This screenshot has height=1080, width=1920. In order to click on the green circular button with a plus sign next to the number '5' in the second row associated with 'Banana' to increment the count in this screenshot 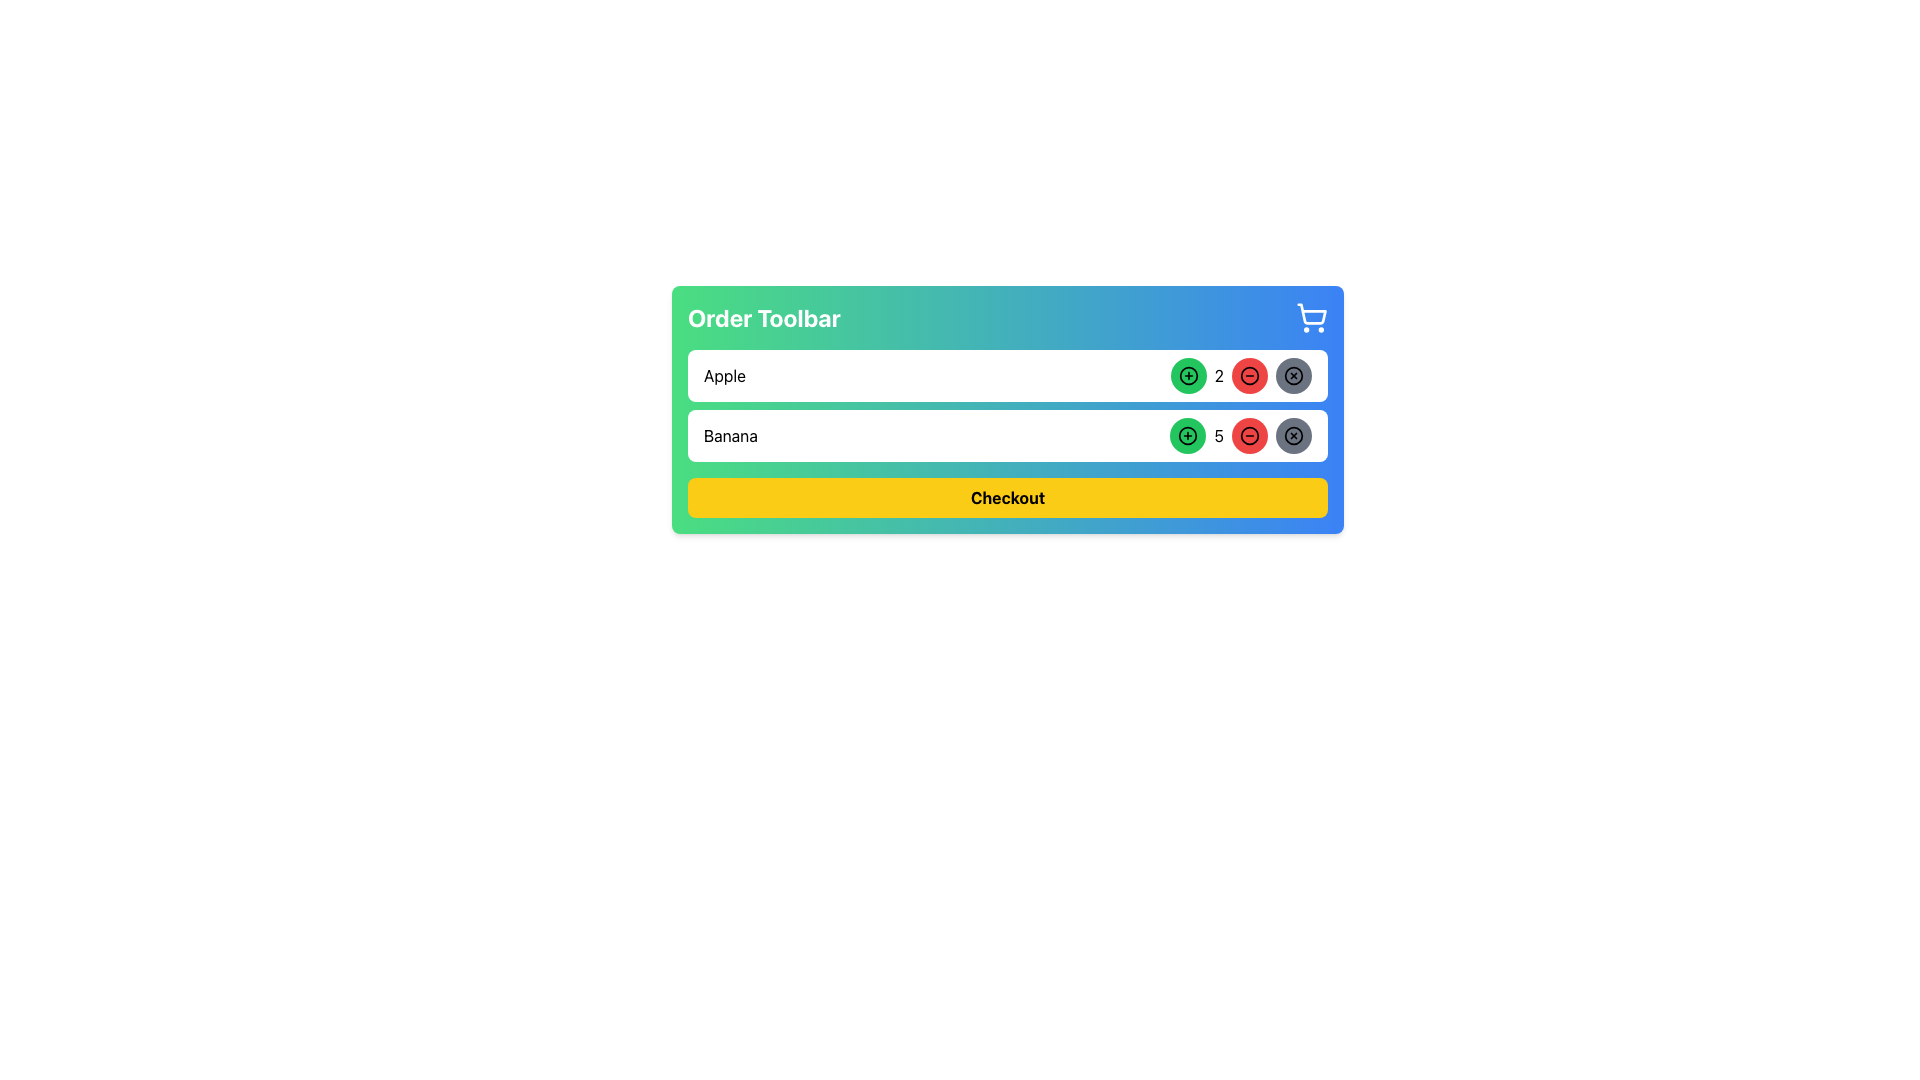, I will do `click(1188, 434)`.